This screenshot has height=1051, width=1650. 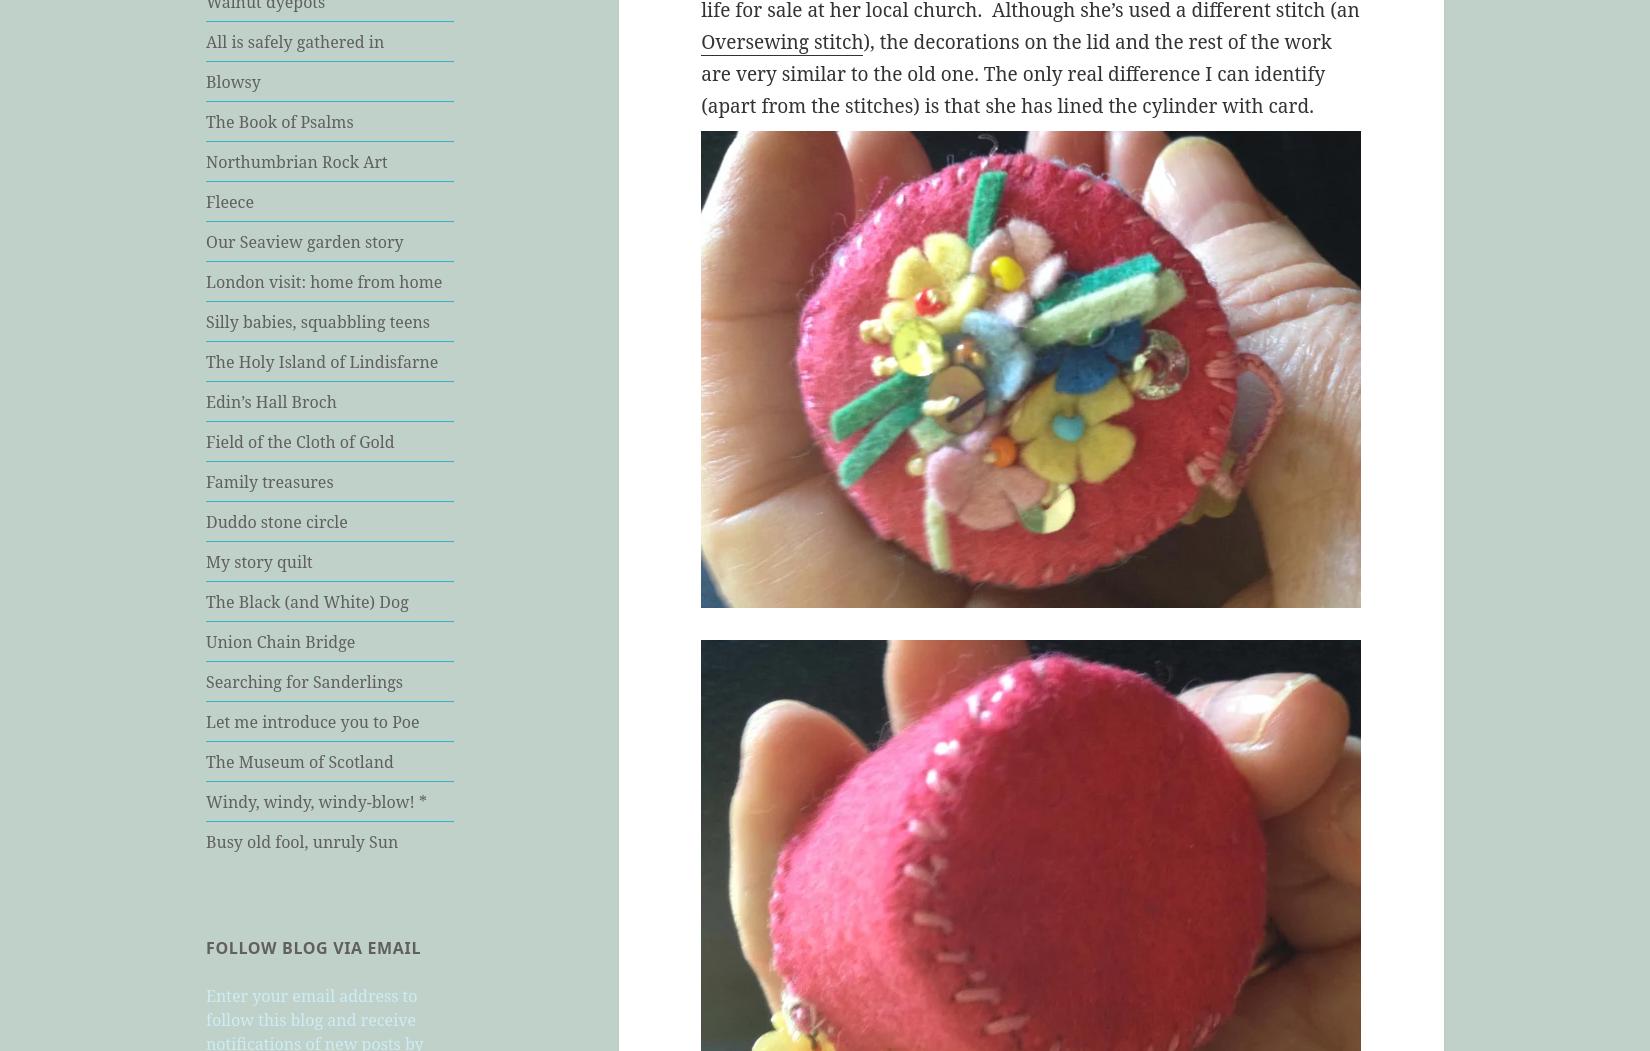 What do you see at coordinates (205, 399) in the screenshot?
I see `'Edin’s Hall Broch'` at bounding box center [205, 399].